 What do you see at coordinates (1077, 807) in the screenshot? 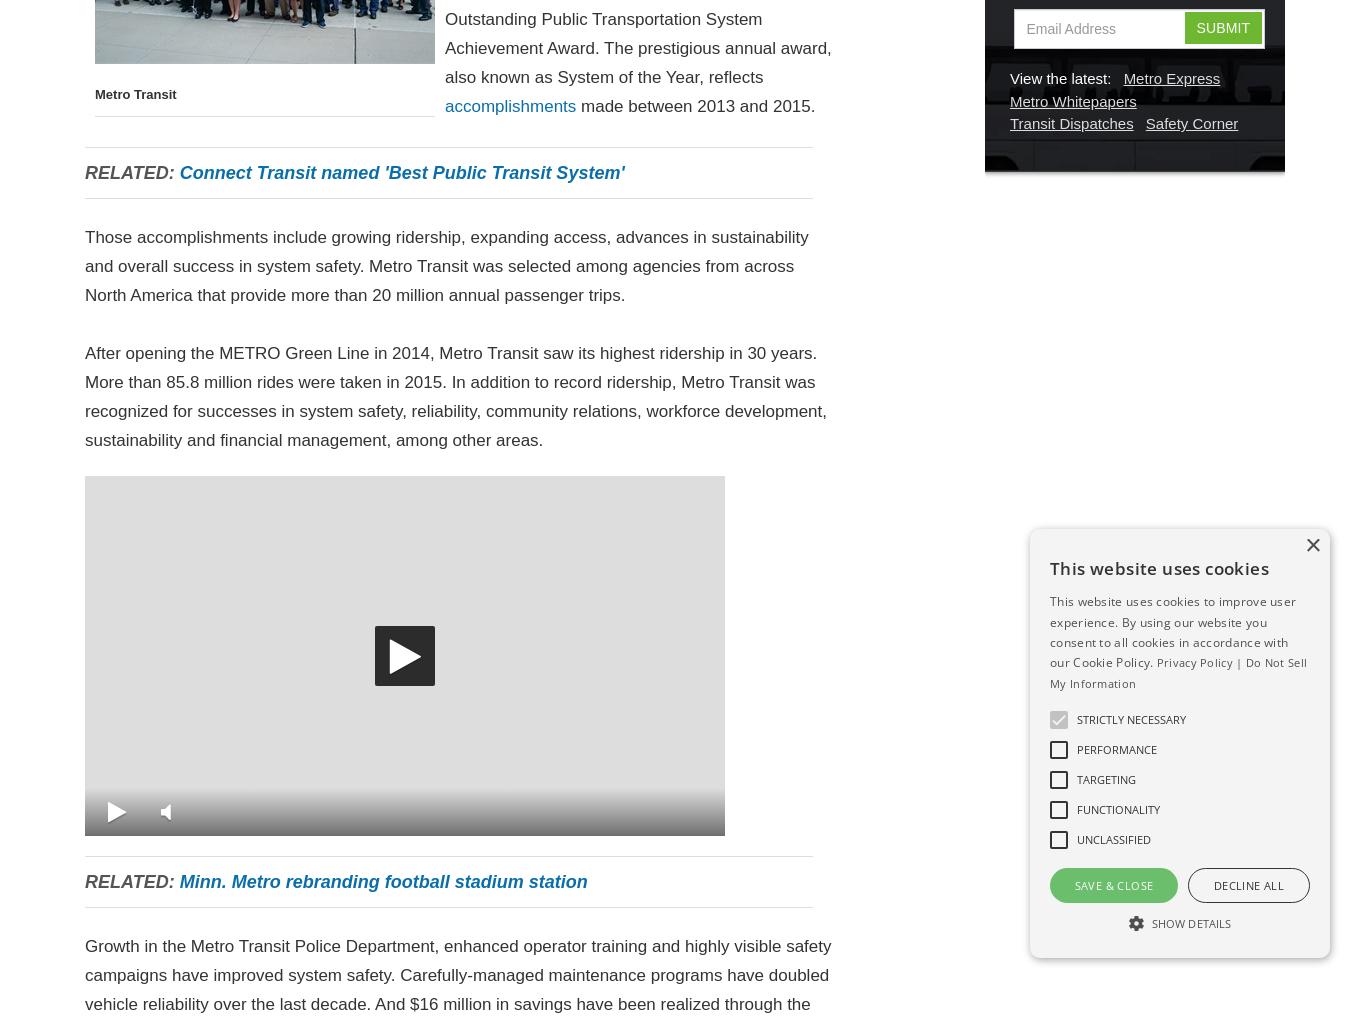
I see `'Functionality'` at bounding box center [1077, 807].